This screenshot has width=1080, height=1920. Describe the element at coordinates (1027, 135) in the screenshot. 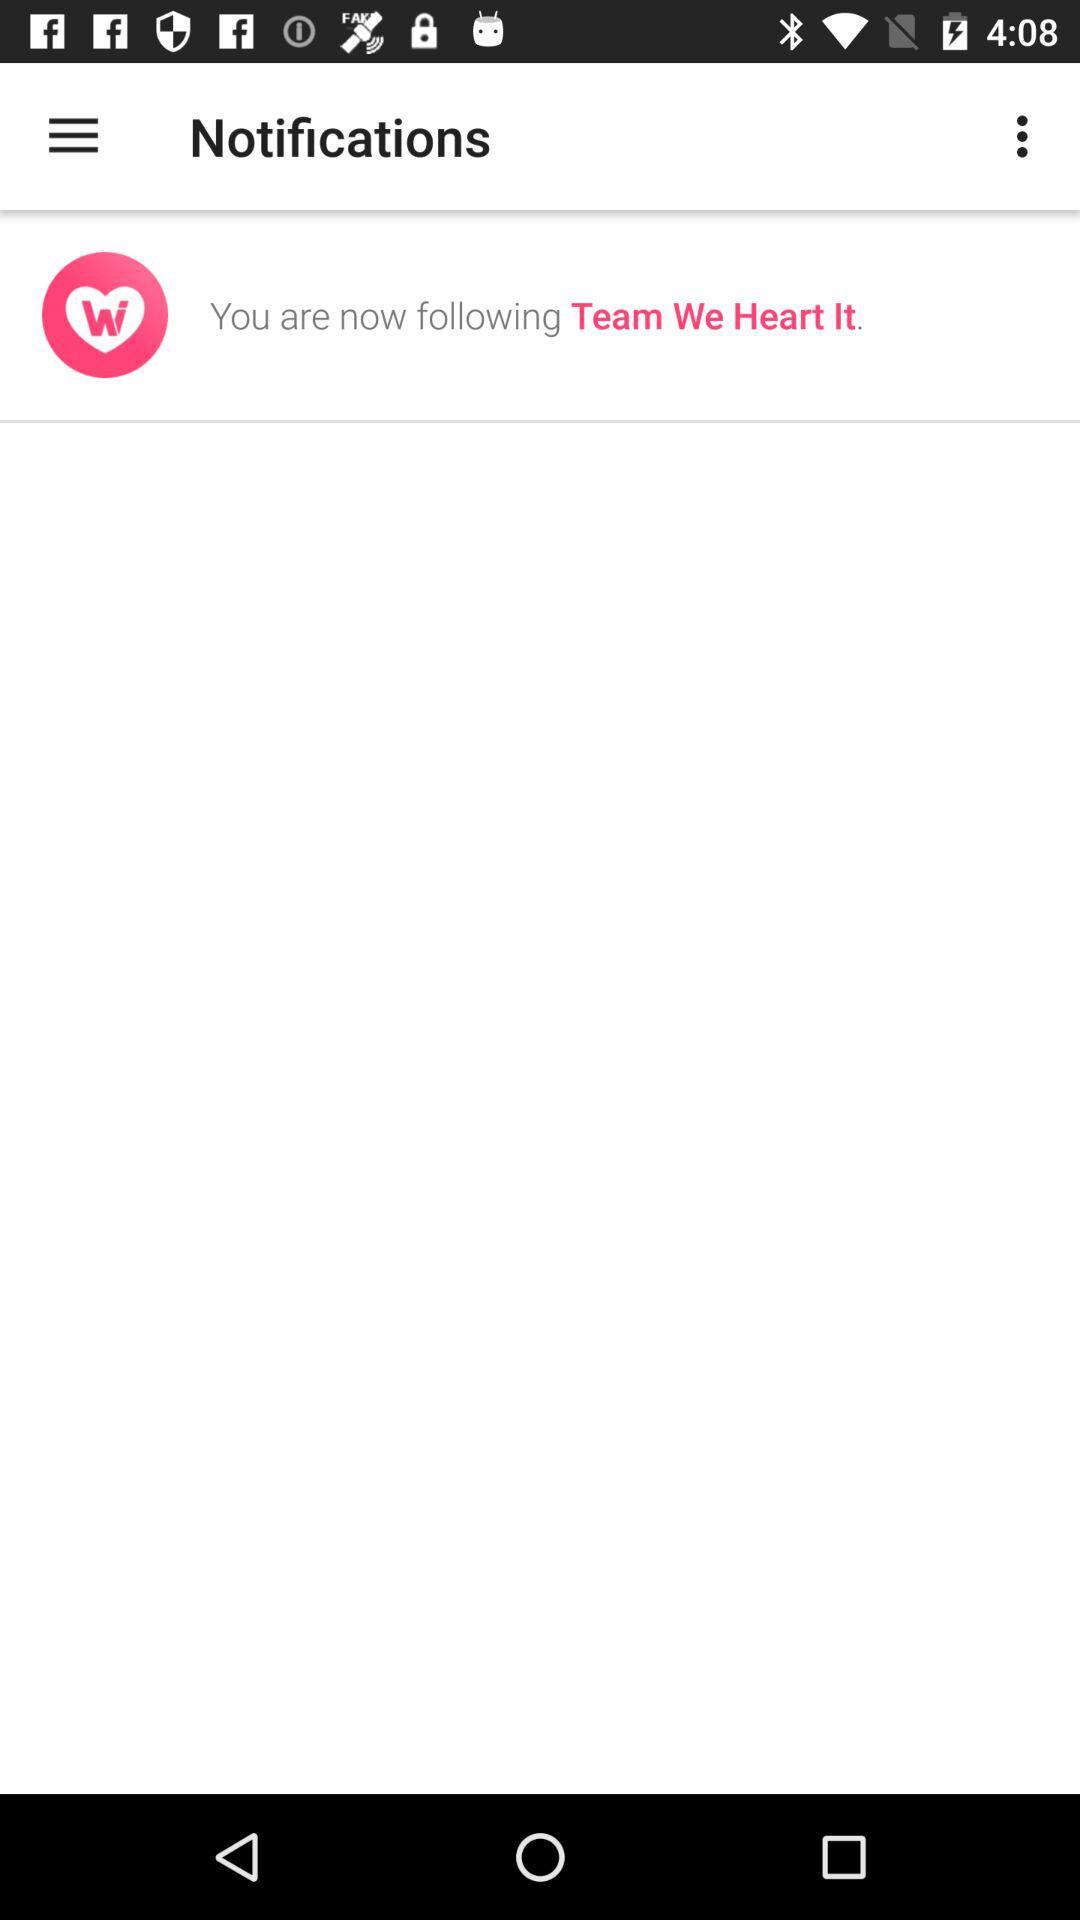

I see `the icon next to the notifications icon` at that location.